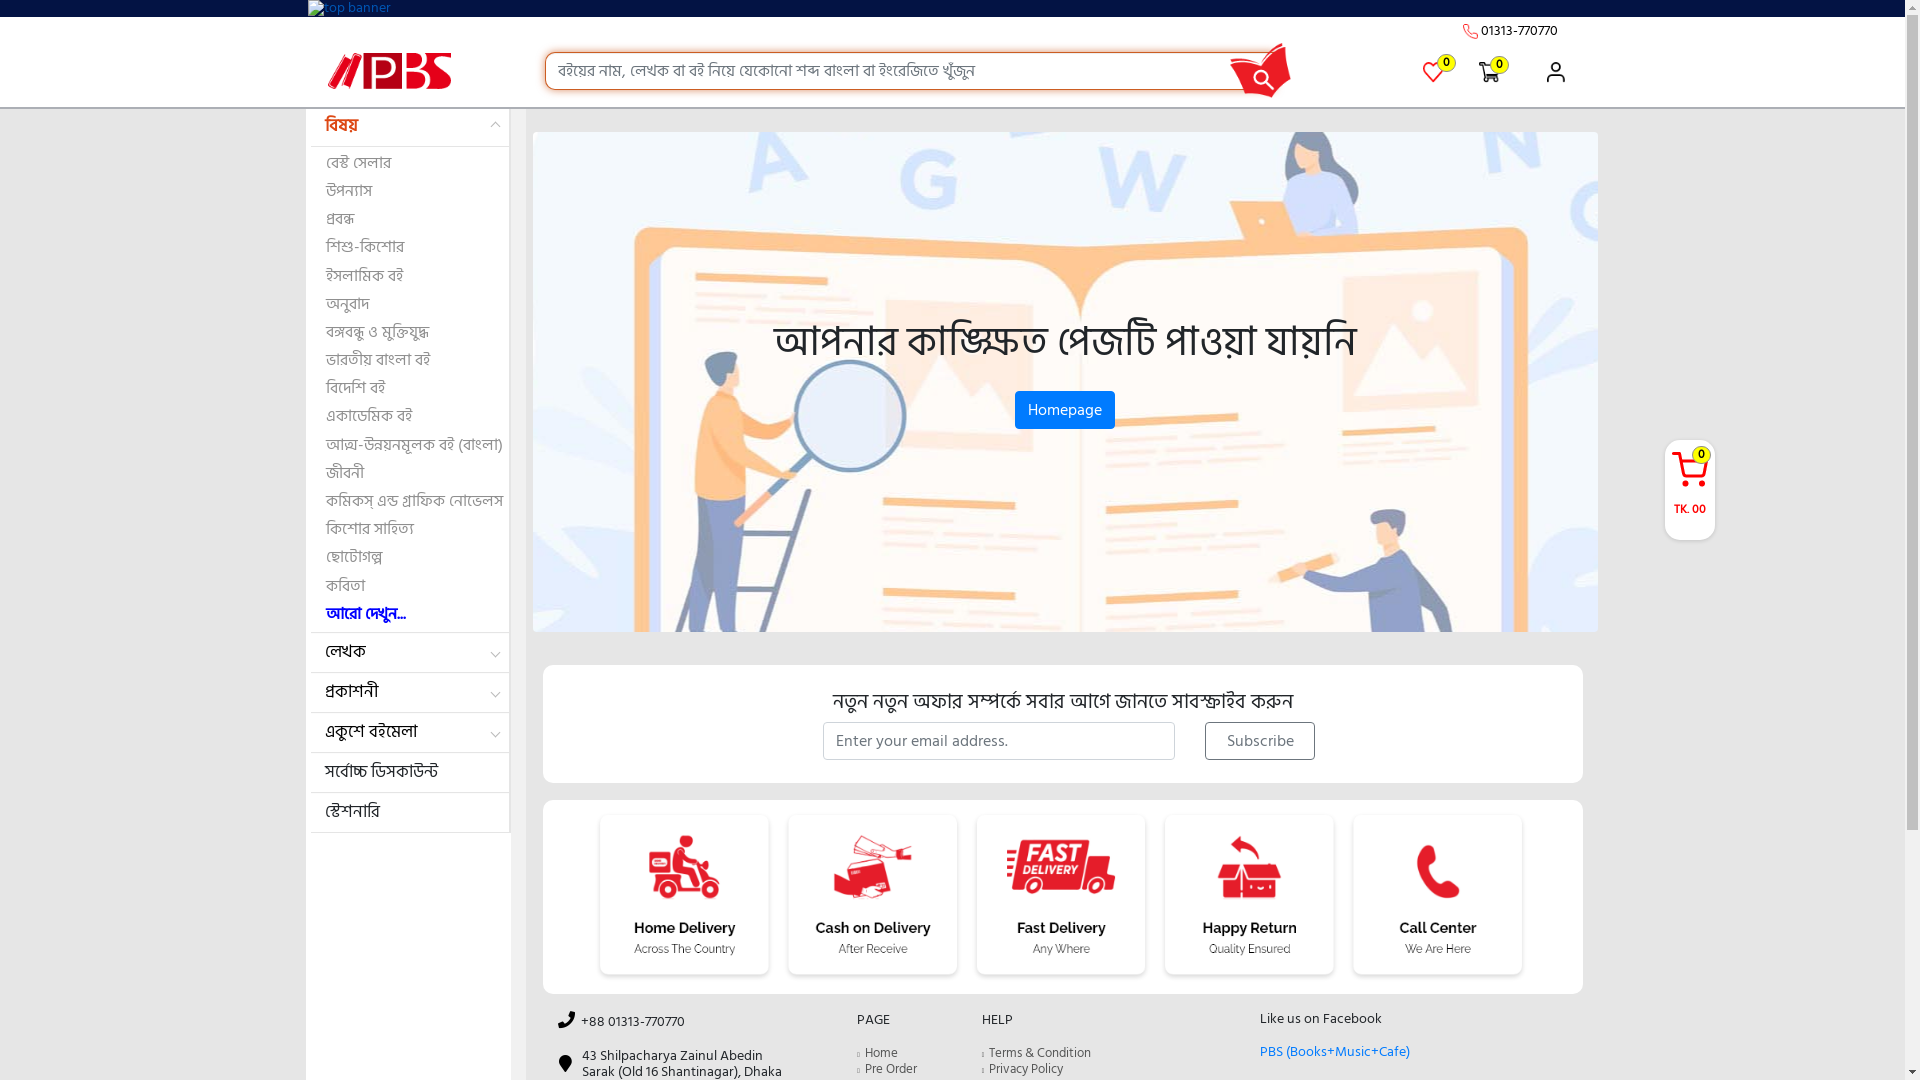  Describe the element at coordinates (1435, 61) in the screenshot. I see `'0'` at that location.